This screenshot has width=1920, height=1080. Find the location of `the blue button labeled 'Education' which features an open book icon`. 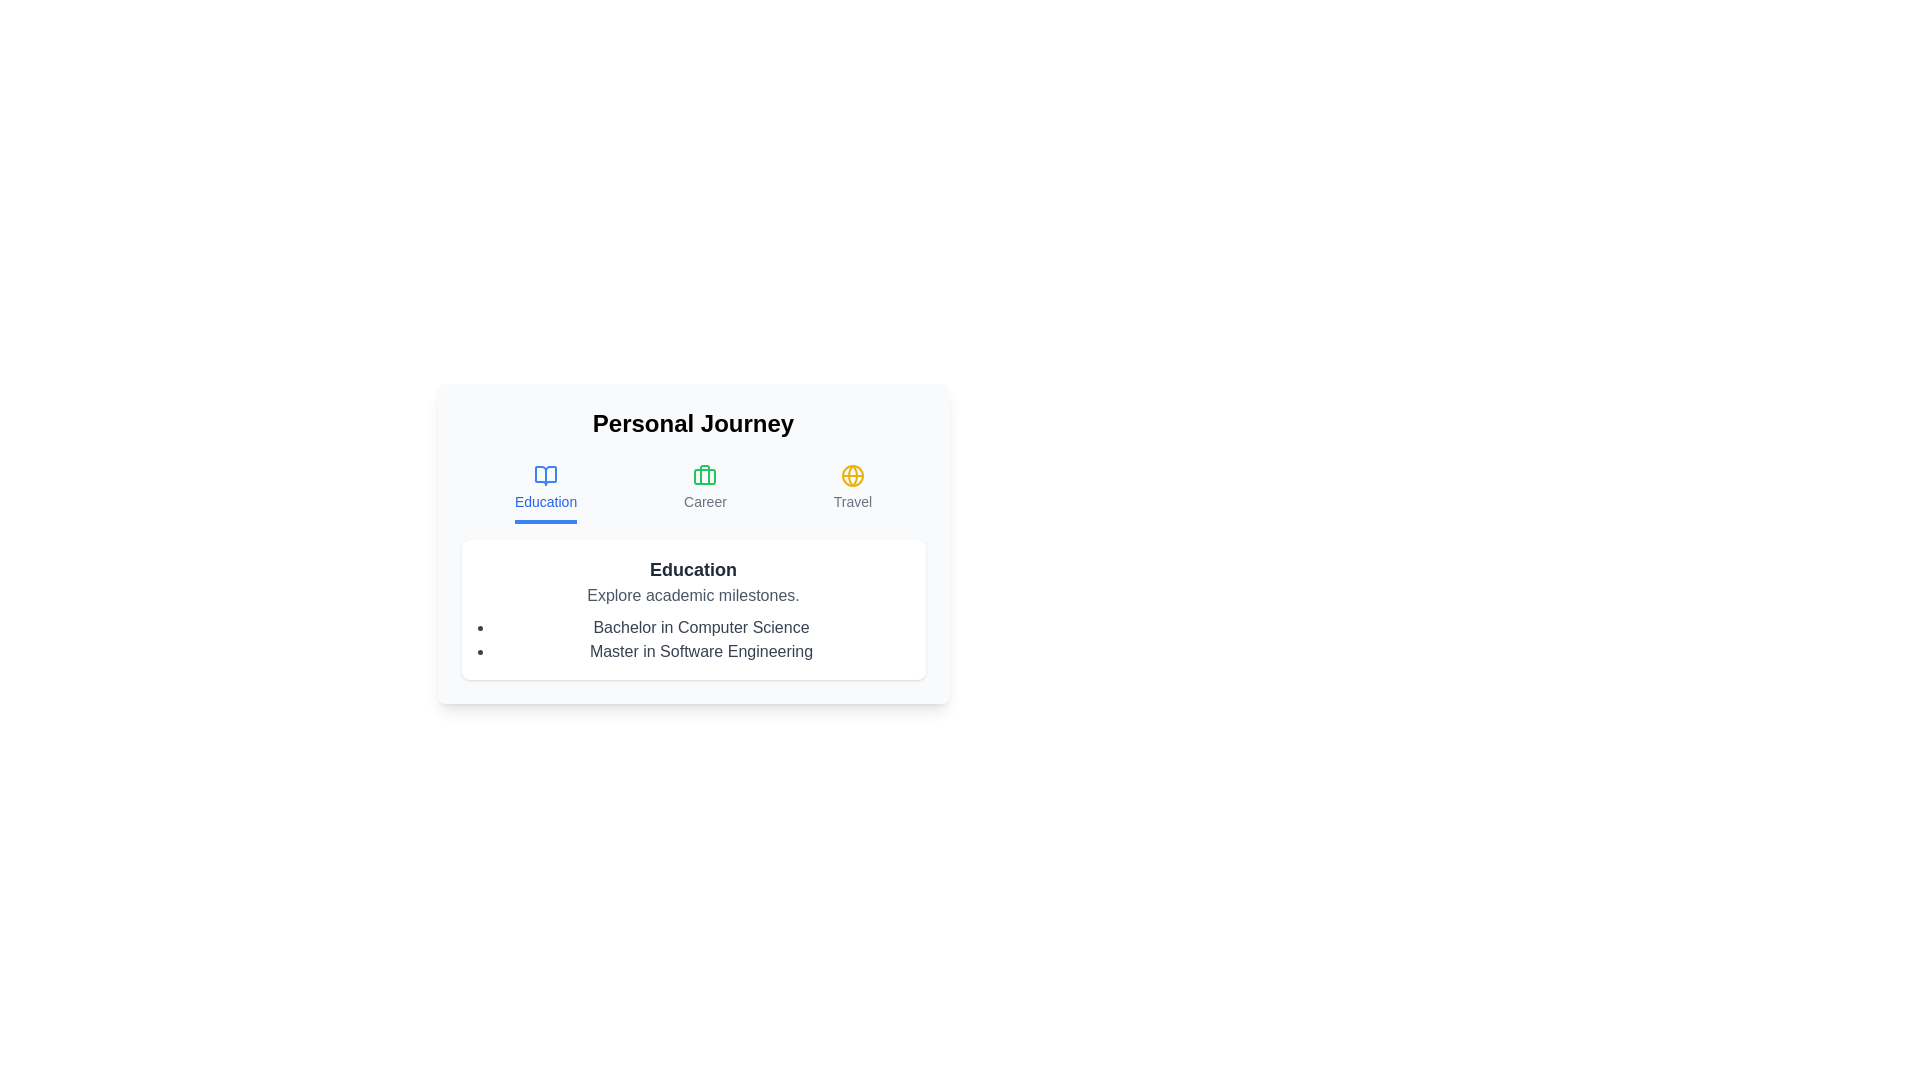

the blue button labeled 'Education' which features an open book icon is located at coordinates (546, 493).